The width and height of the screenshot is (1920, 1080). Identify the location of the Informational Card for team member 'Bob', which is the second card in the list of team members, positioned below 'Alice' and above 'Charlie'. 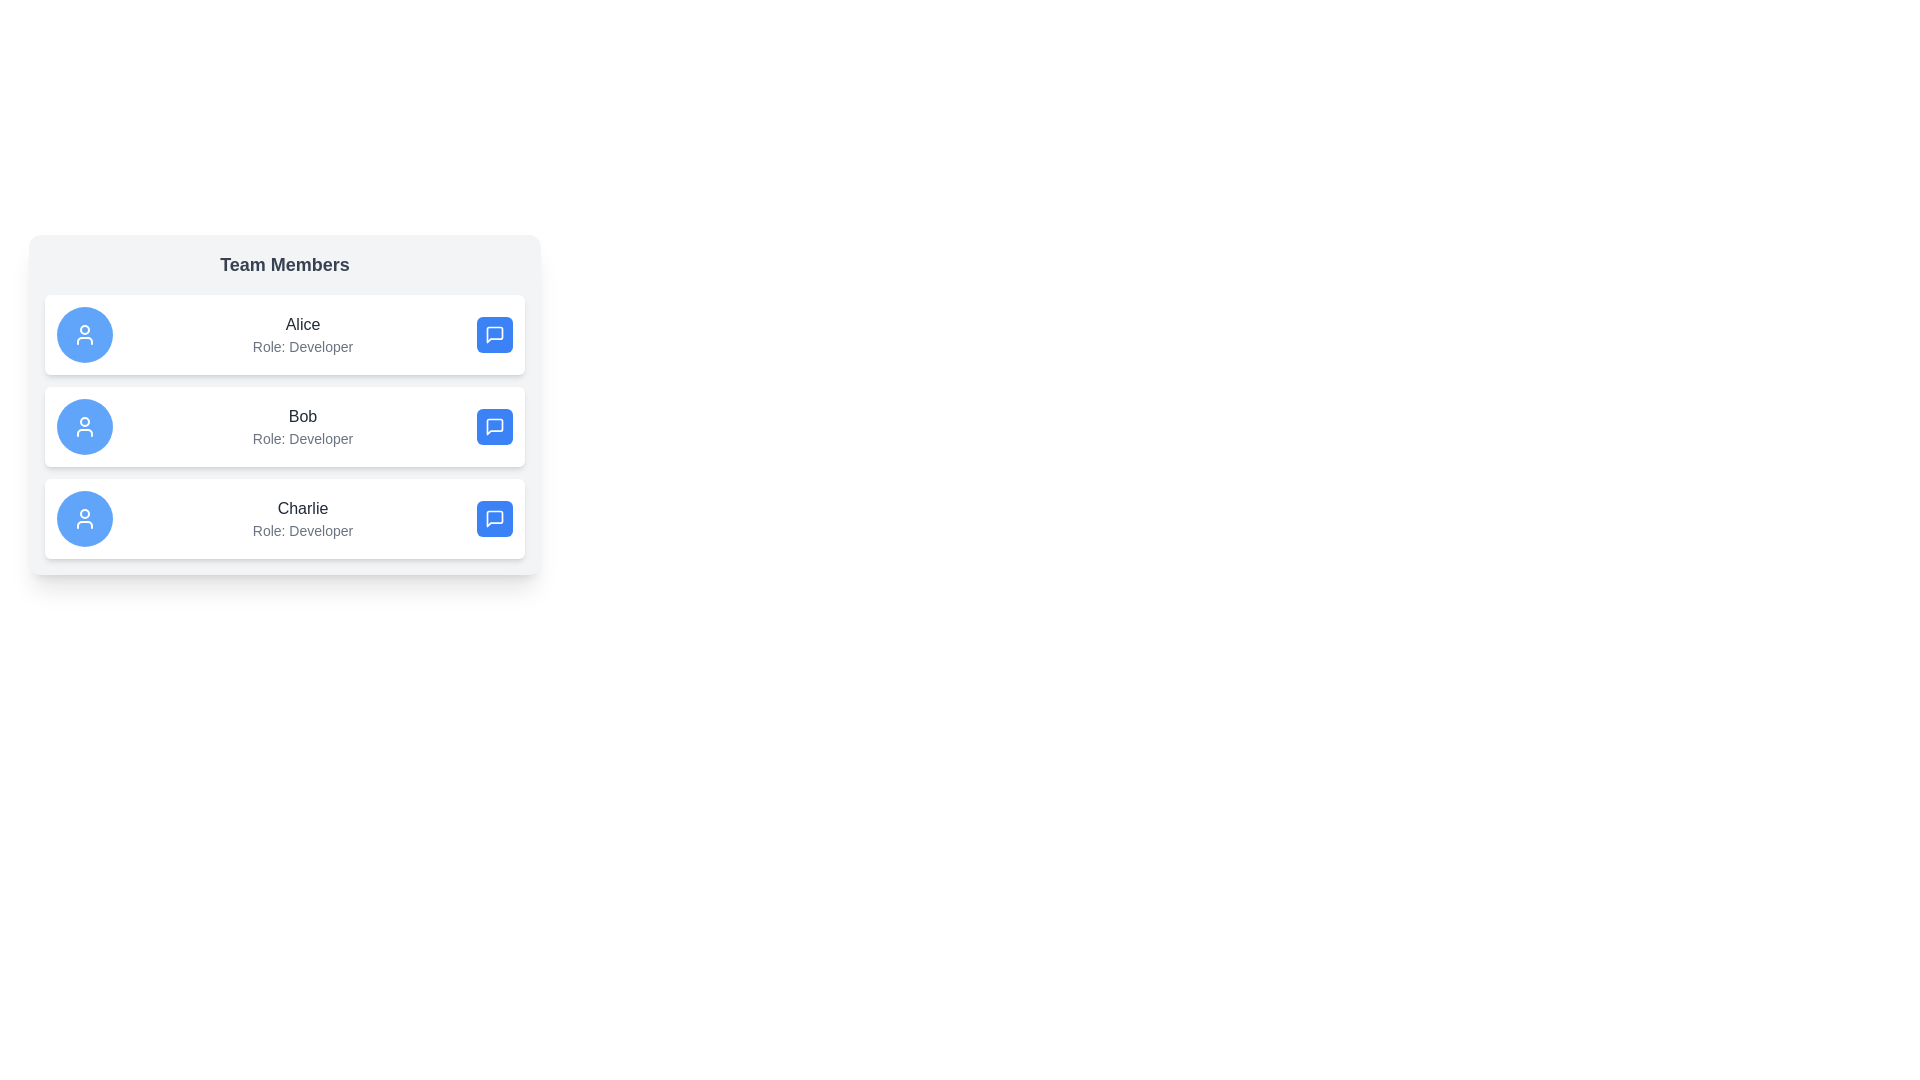
(283, 405).